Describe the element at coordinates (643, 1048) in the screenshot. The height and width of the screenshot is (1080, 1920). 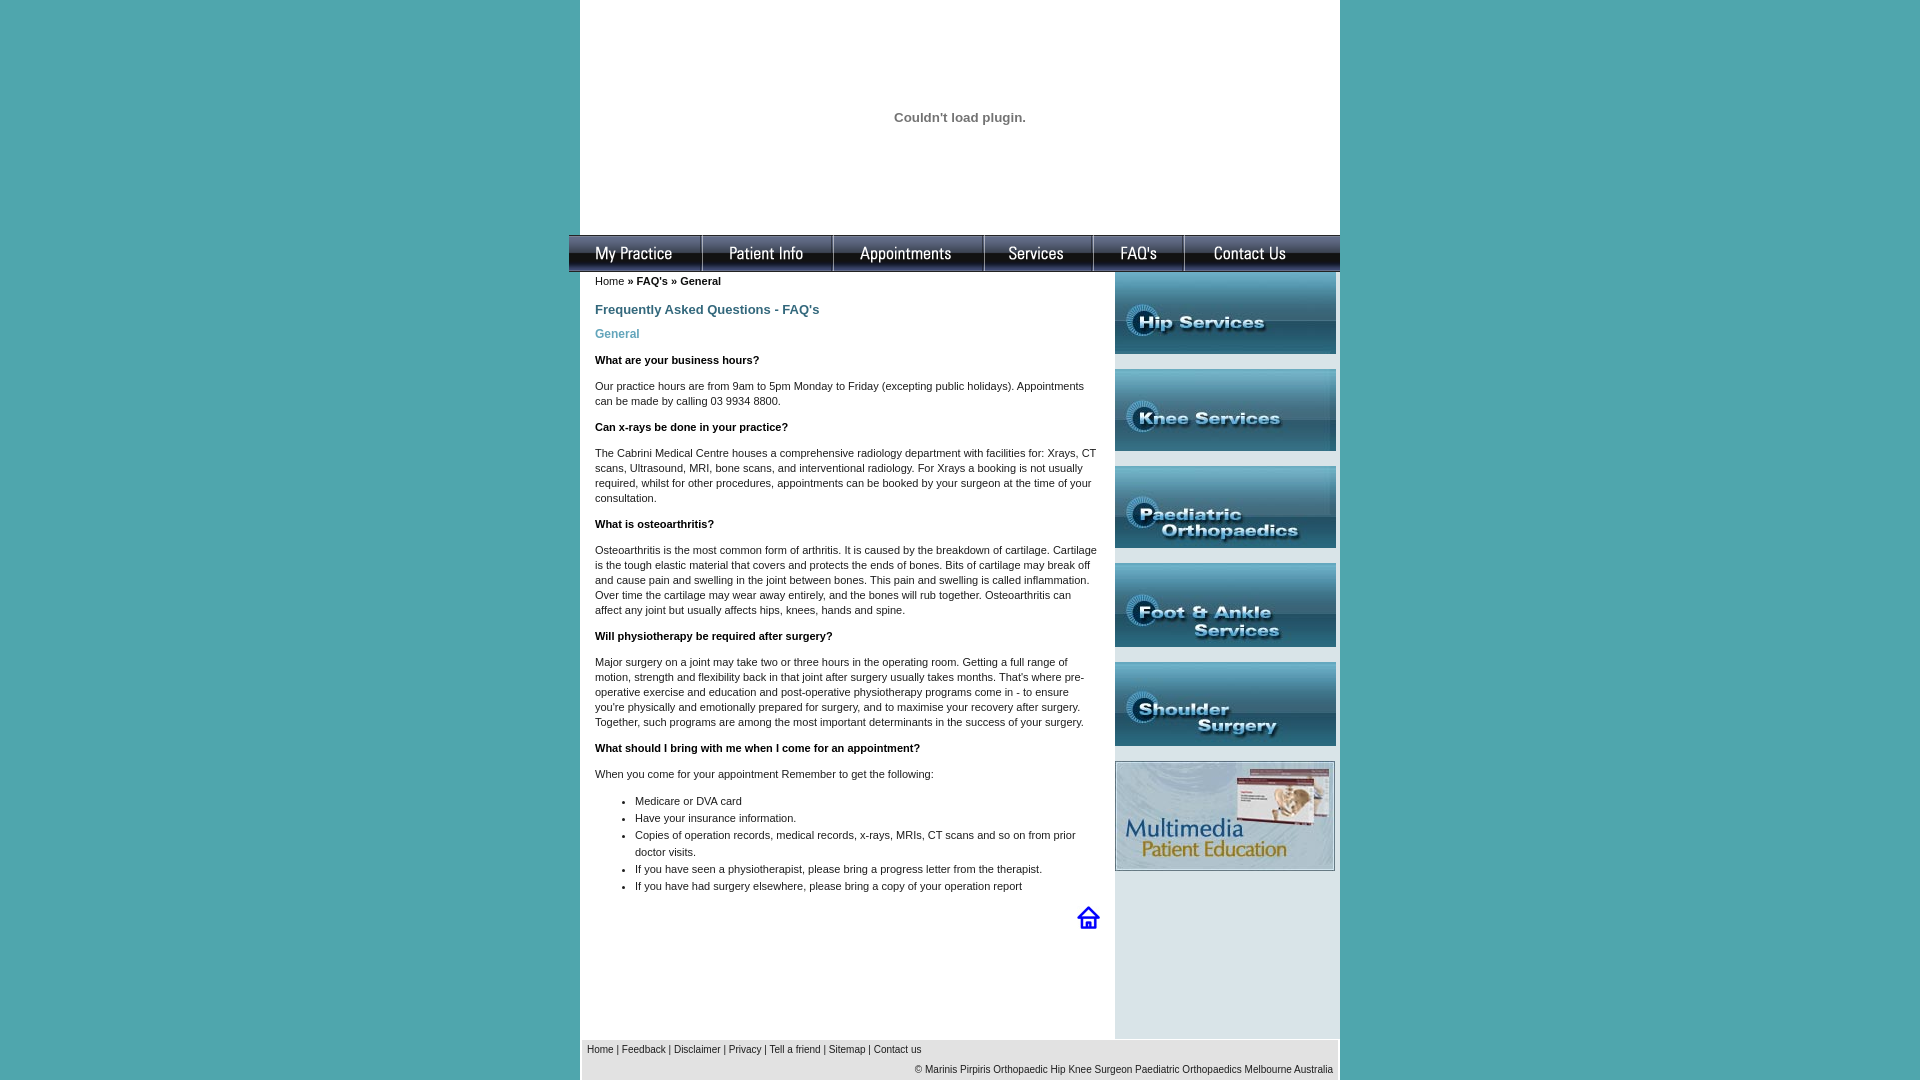
I see `'Feedback'` at that location.